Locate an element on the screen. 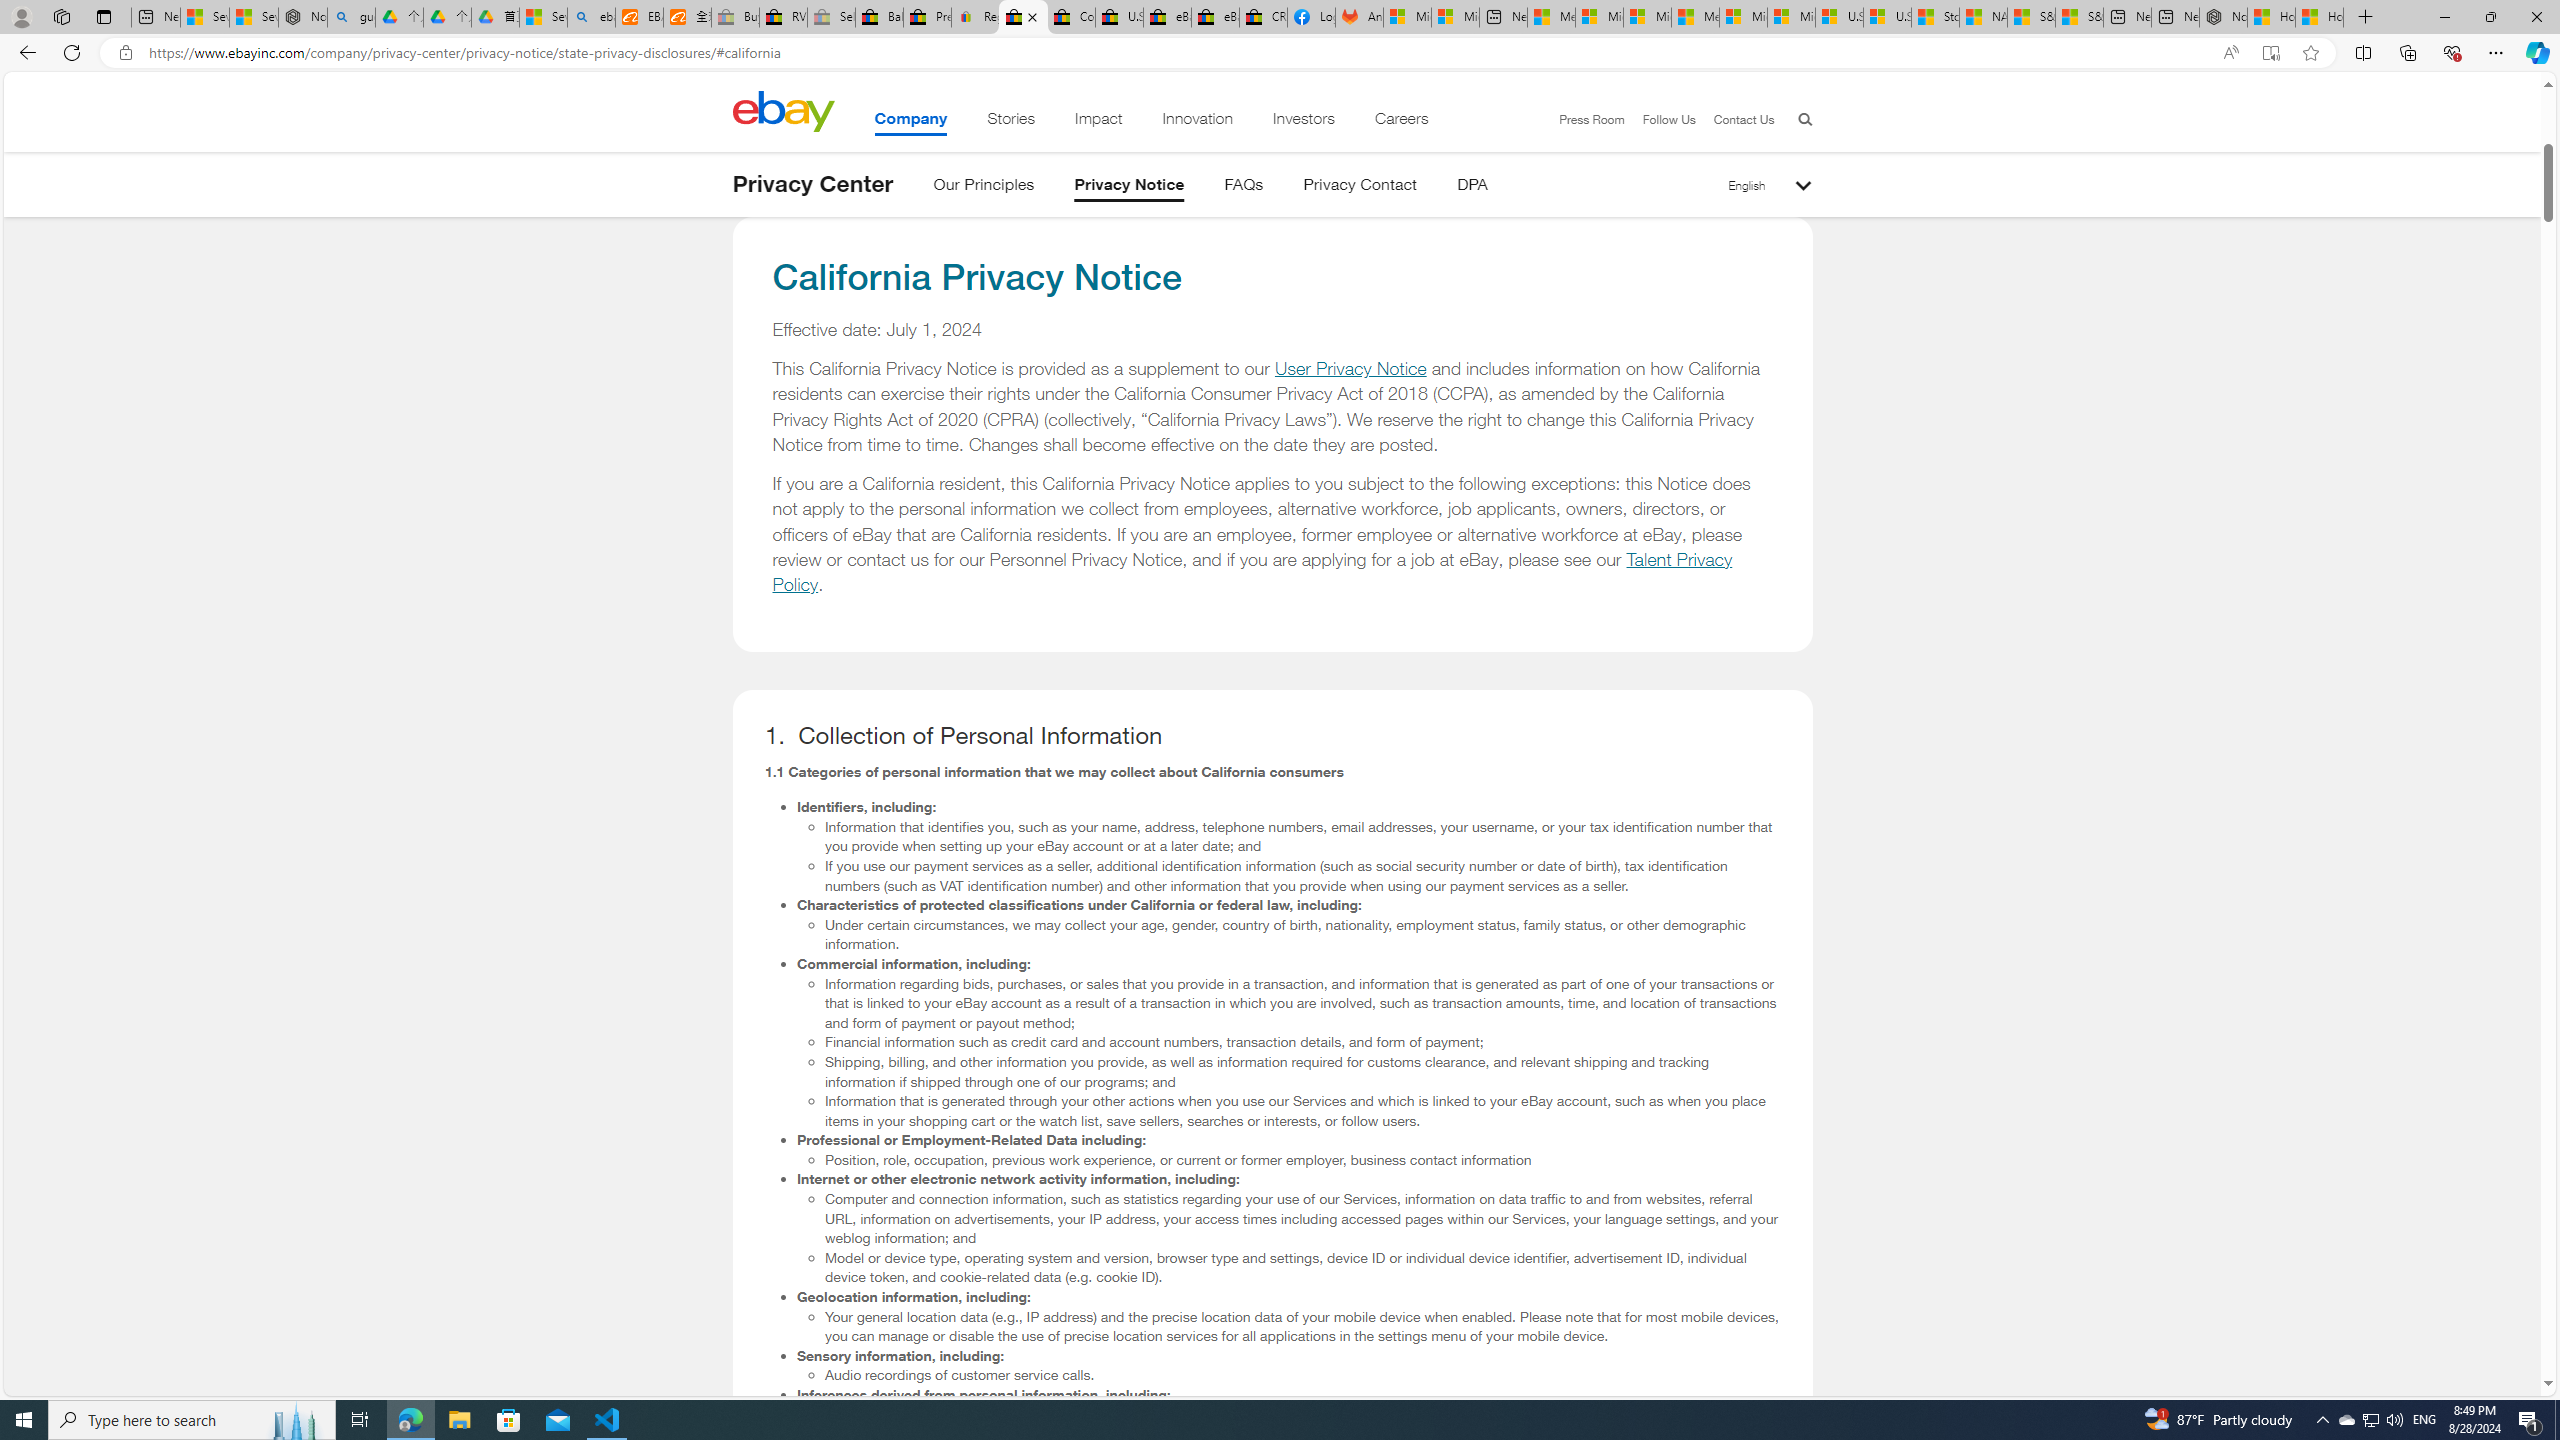 The width and height of the screenshot is (2560, 1440). 'Privacy Notice' is located at coordinates (1129, 187).